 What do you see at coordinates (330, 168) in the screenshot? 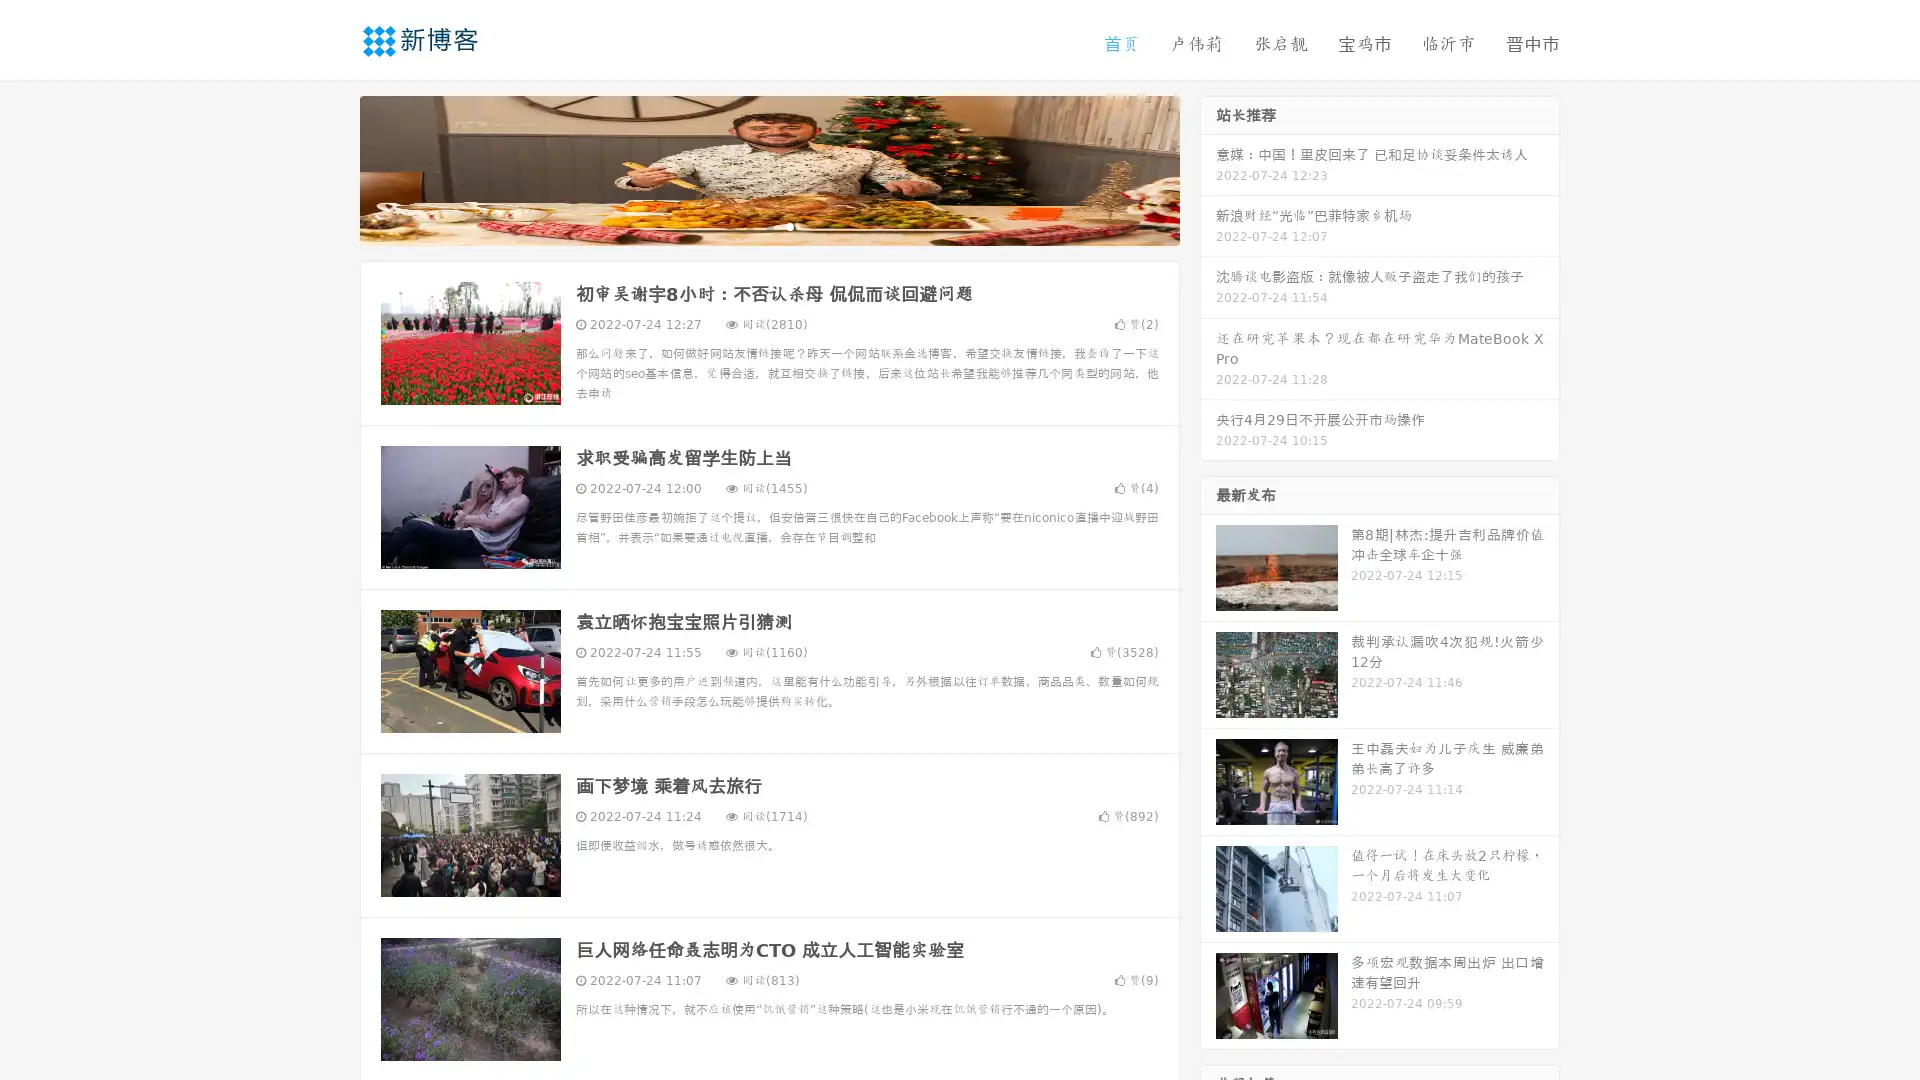
I see `Previous slide` at bounding box center [330, 168].